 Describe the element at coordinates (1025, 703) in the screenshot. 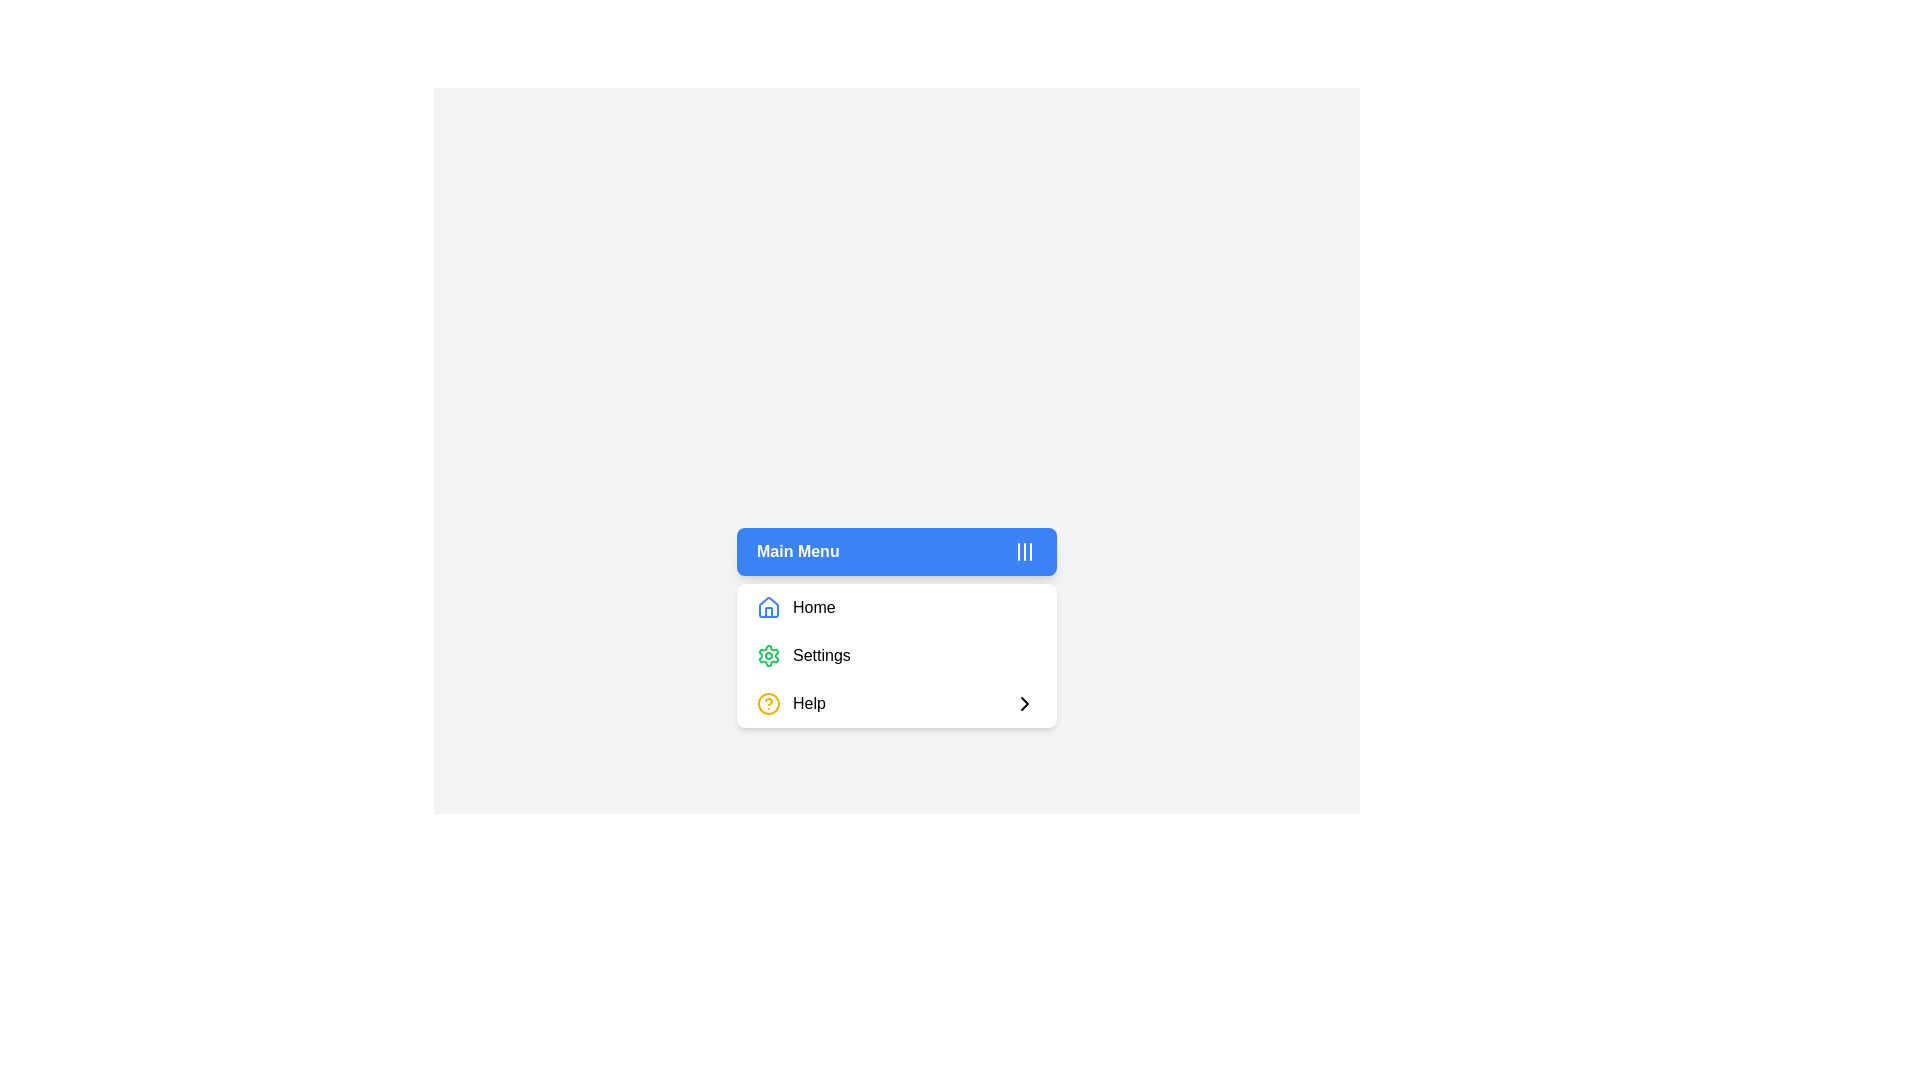

I see `the rightward pointing chevron icon located inside the dropdown menu, adjacent to the 'Help' list item` at that location.